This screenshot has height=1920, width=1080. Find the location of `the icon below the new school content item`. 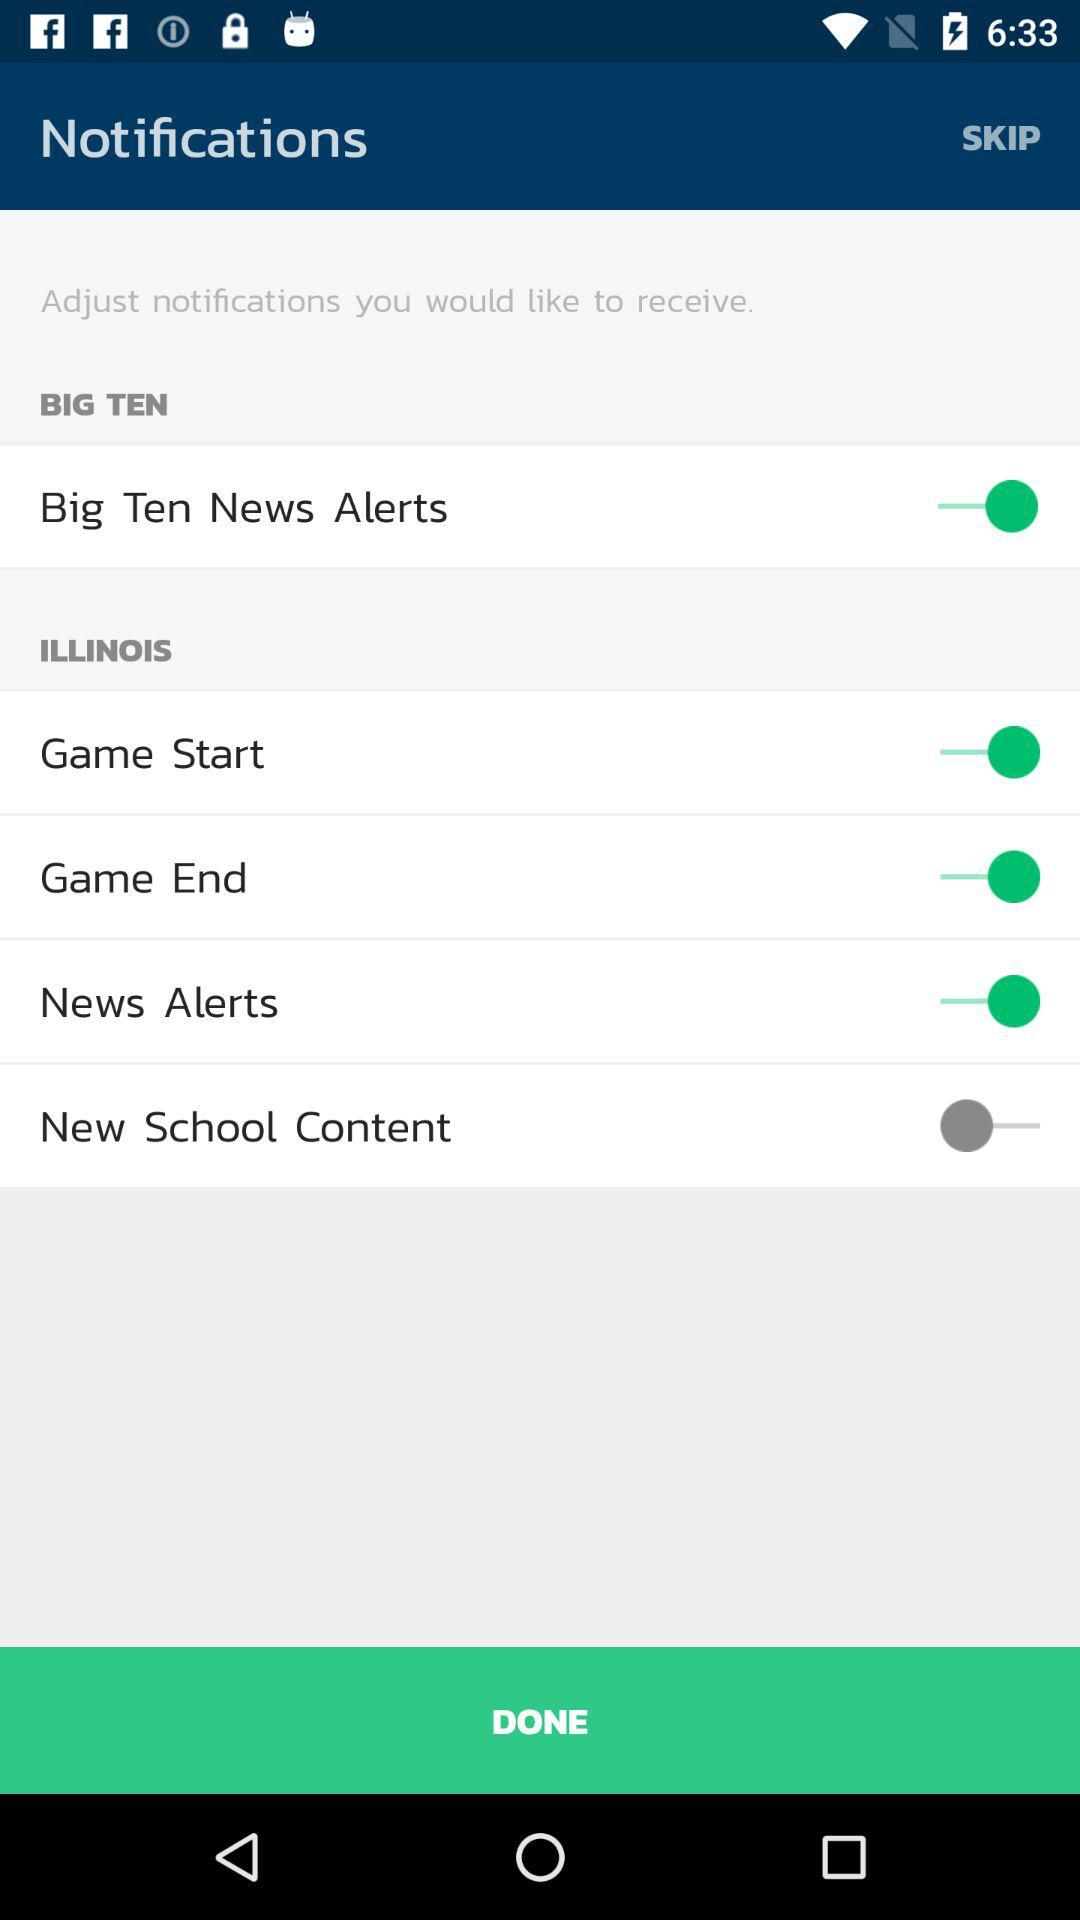

the icon below the new school content item is located at coordinates (540, 1719).